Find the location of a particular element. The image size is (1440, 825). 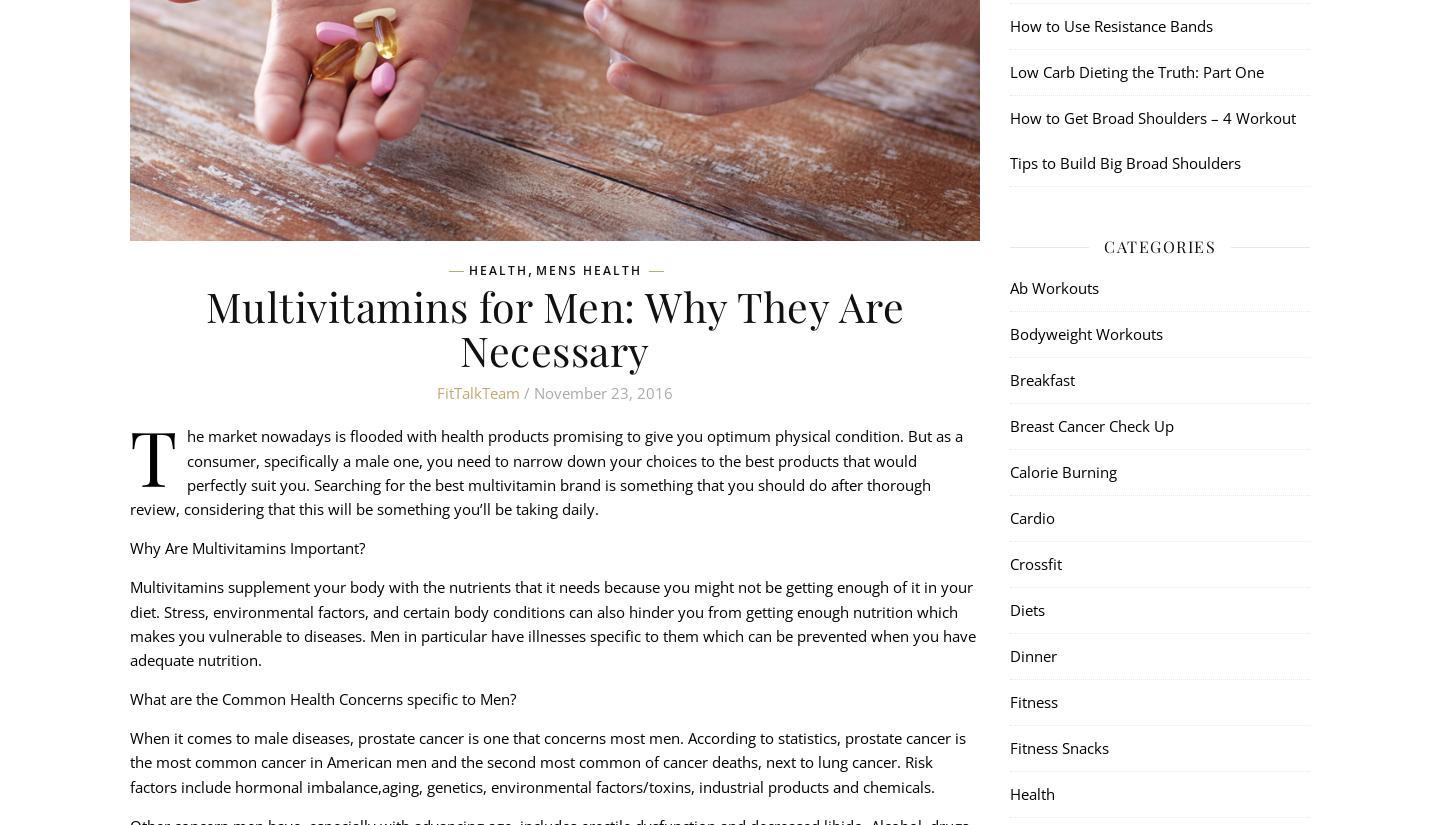

'Crossfit' is located at coordinates (1035, 563).